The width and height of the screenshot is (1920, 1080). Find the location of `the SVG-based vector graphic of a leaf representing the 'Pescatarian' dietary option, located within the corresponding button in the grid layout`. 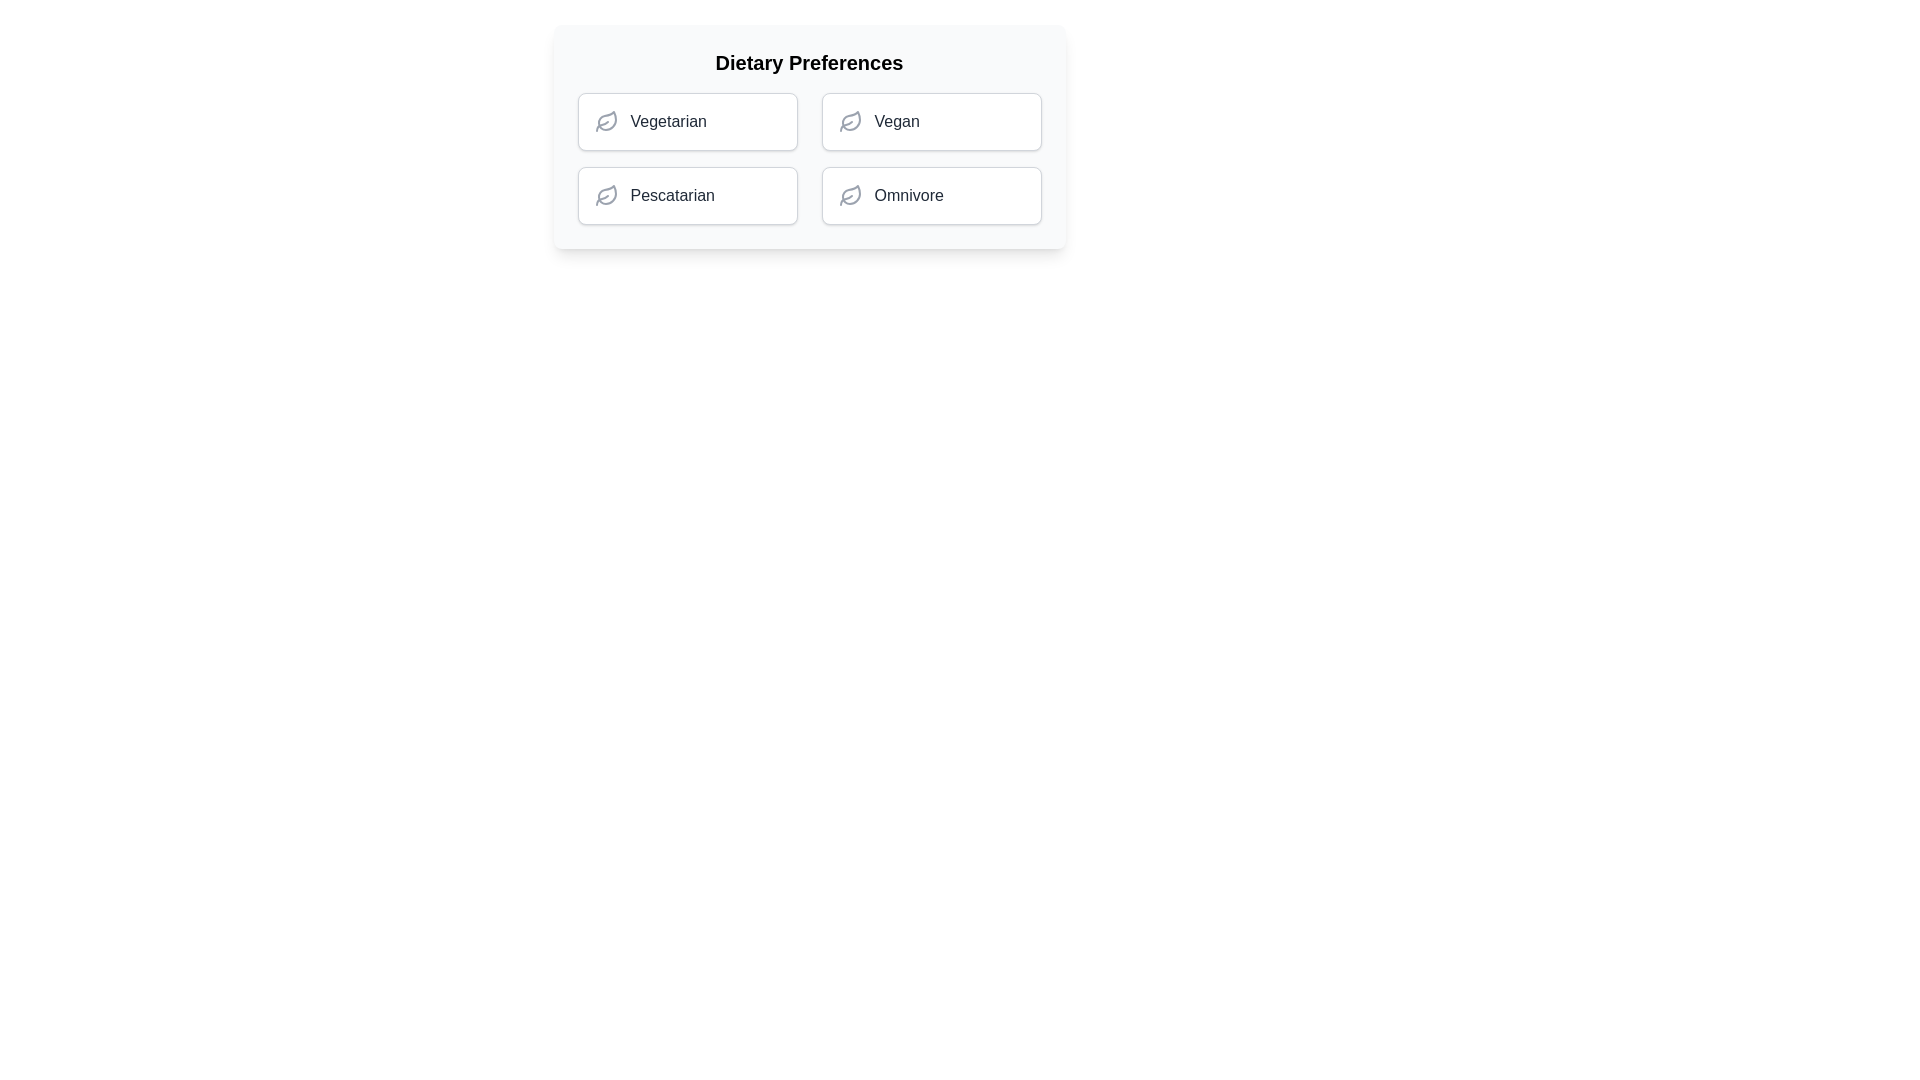

the SVG-based vector graphic of a leaf representing the 'Pescatarian' dietary option, located within the corresponding button in the grid layout is located at coordinates (605, 120).